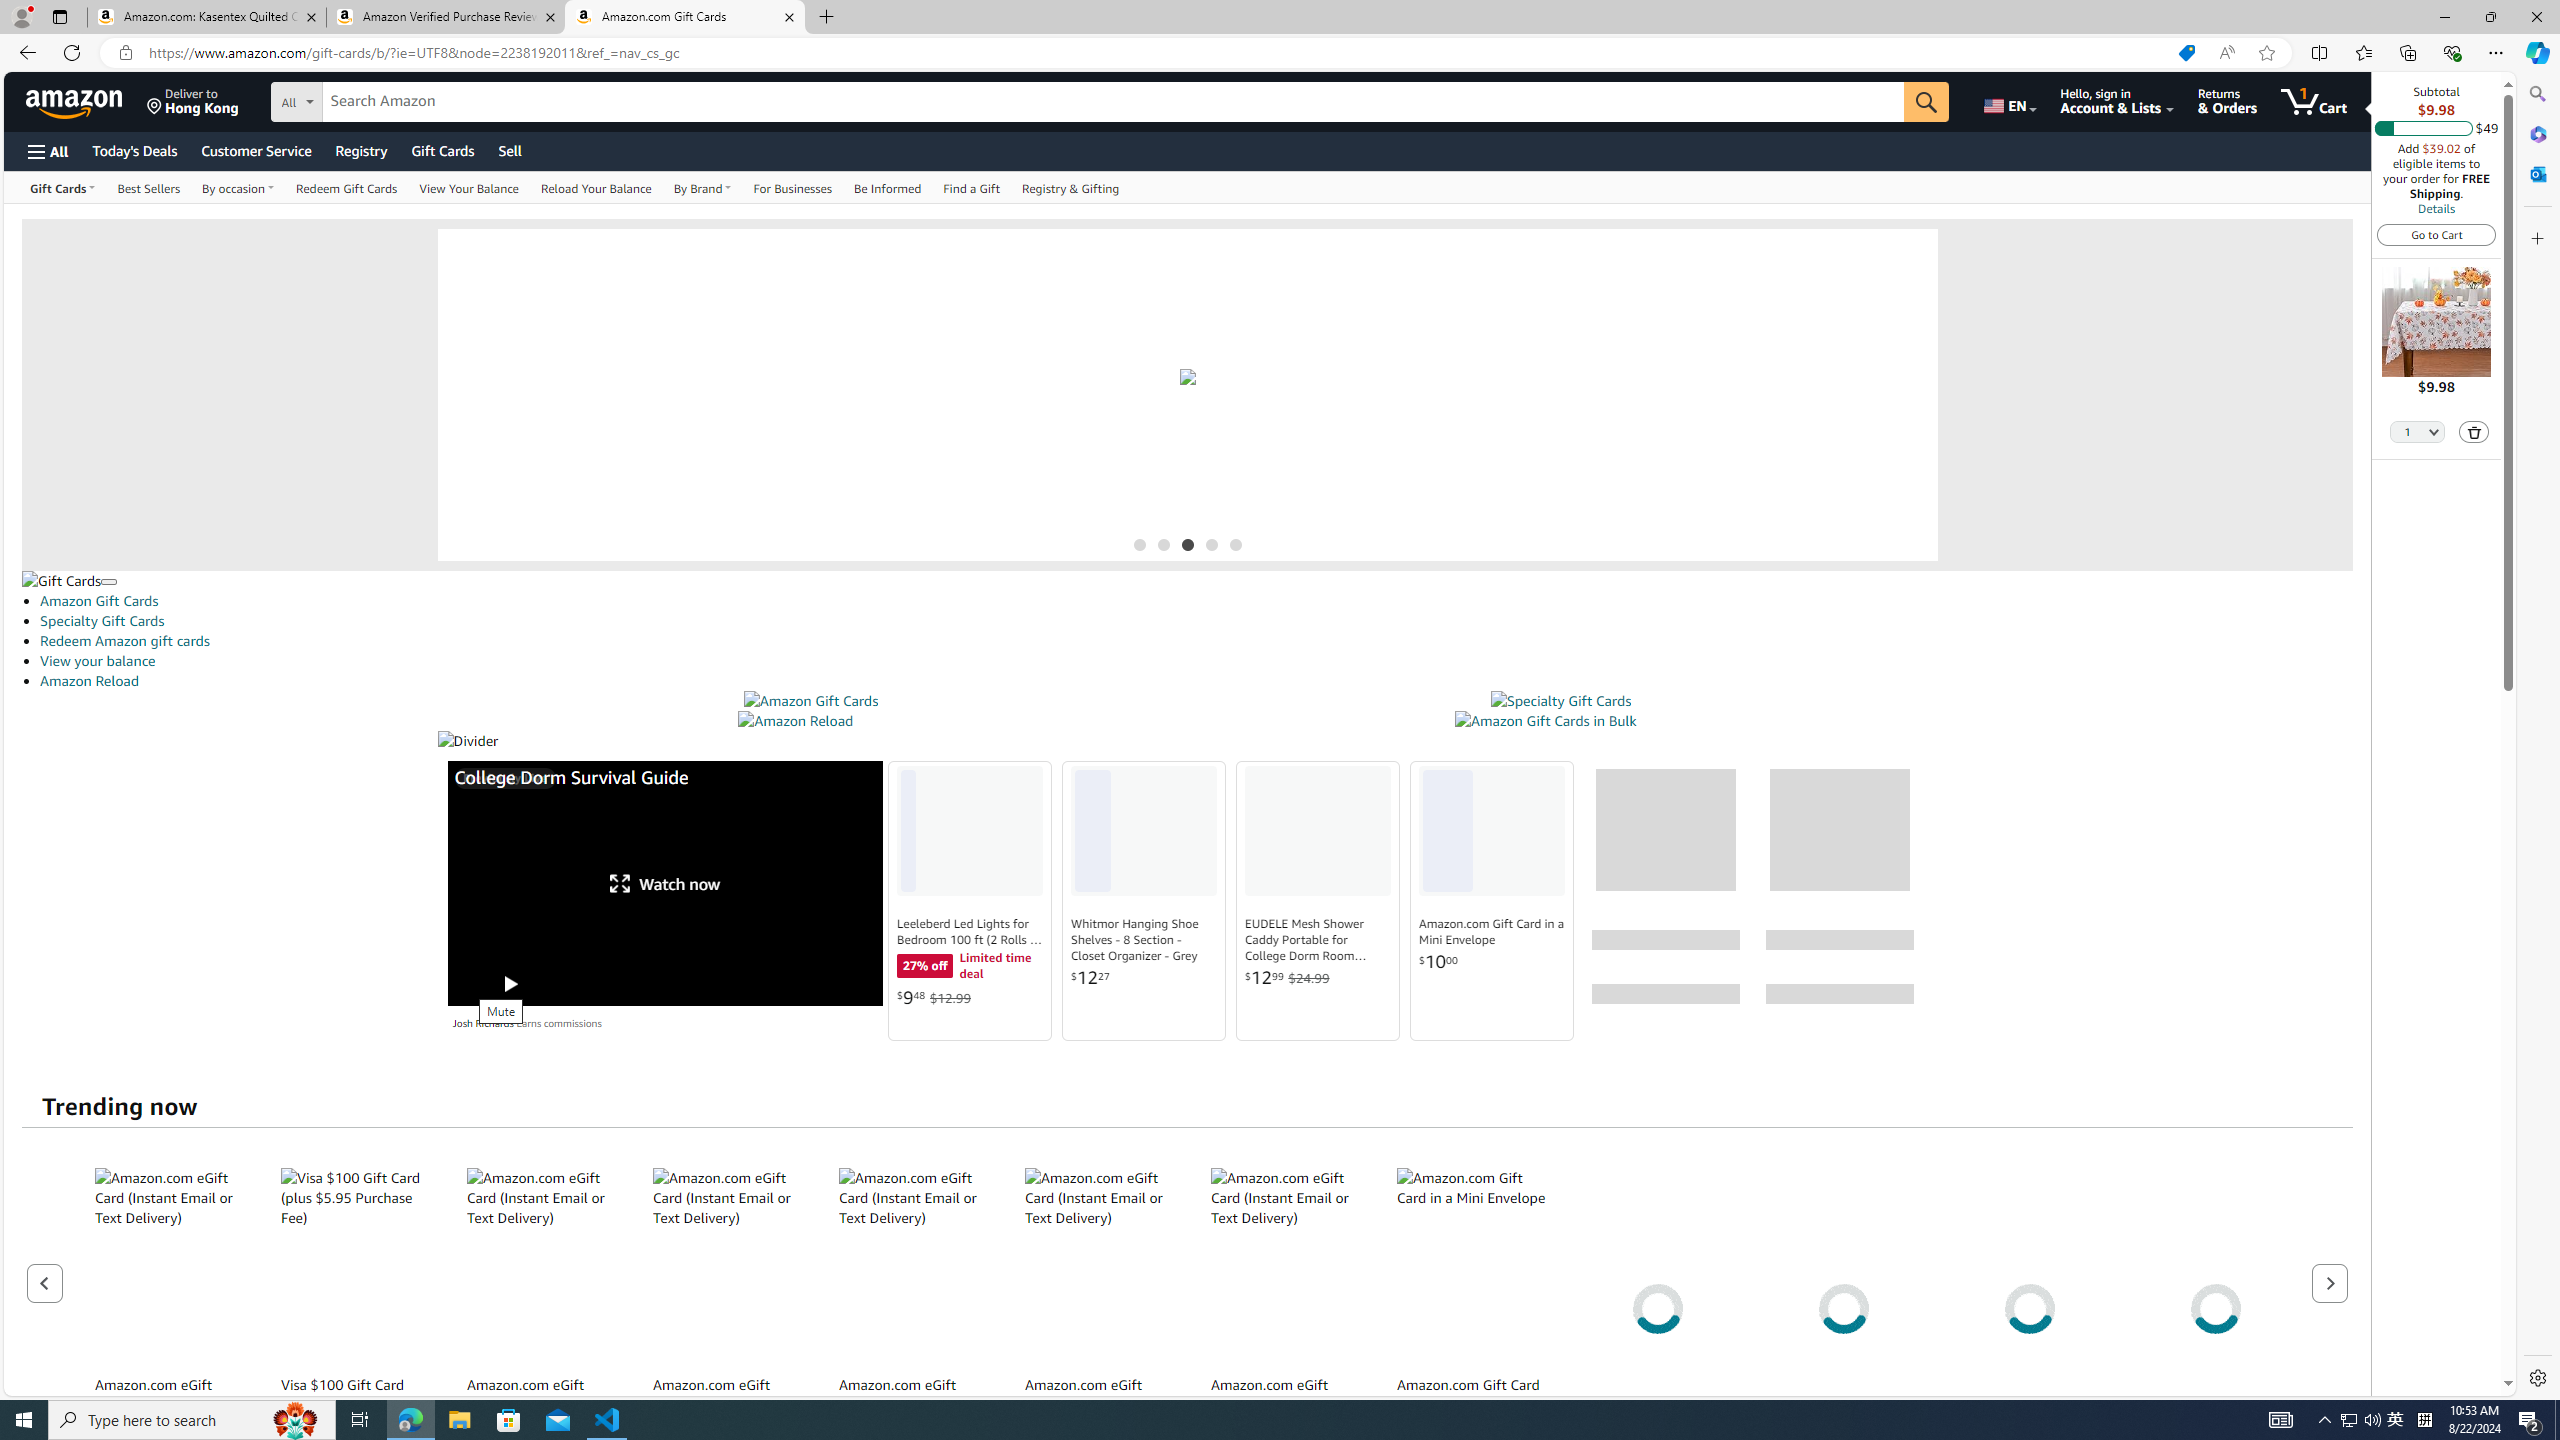 This screenshot has height=1440, width=2560. I want to click on 'Skip to main content', so click(85, 99).